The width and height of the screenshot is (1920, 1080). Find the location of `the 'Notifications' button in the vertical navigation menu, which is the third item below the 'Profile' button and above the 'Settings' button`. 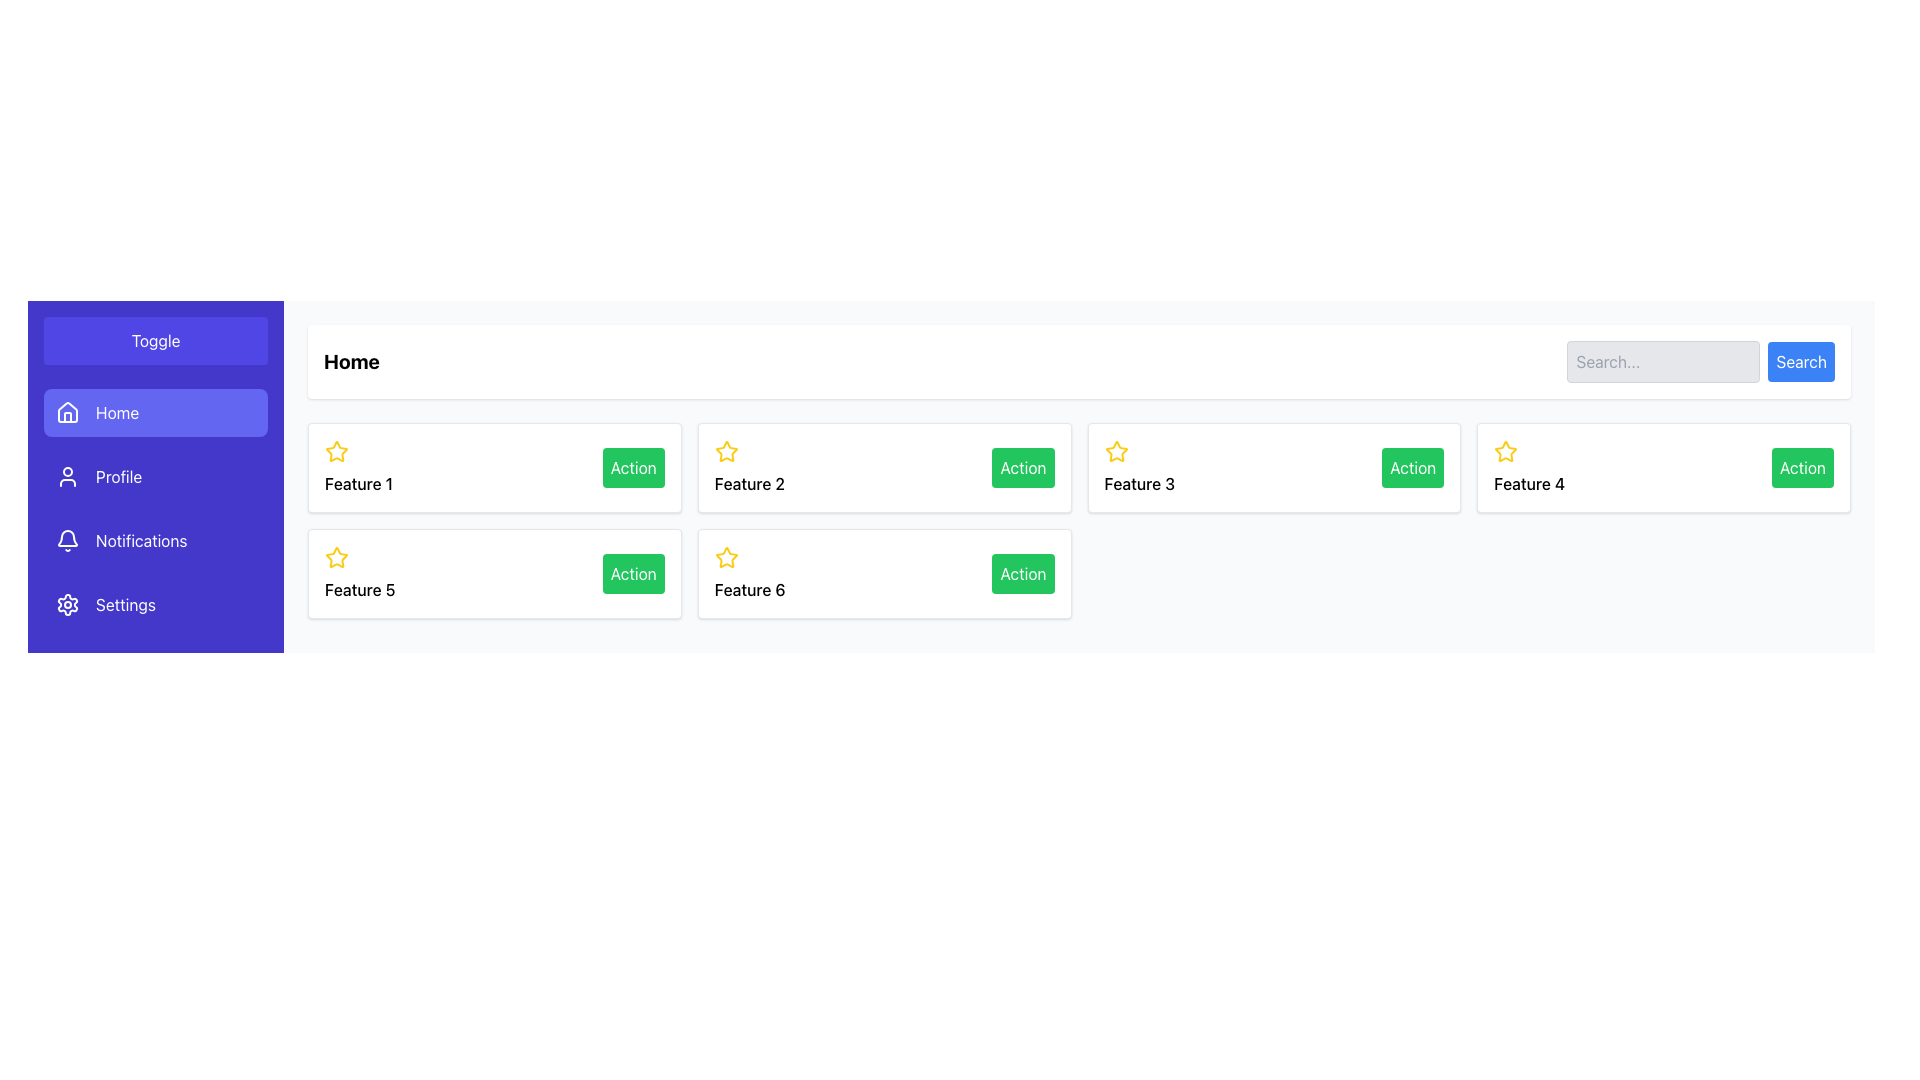

the 'Notifications' button in the vertical navigation menu, which is the third item below the 'Profile' button and above the 'Settings' button is located at coordinates (155, 540).